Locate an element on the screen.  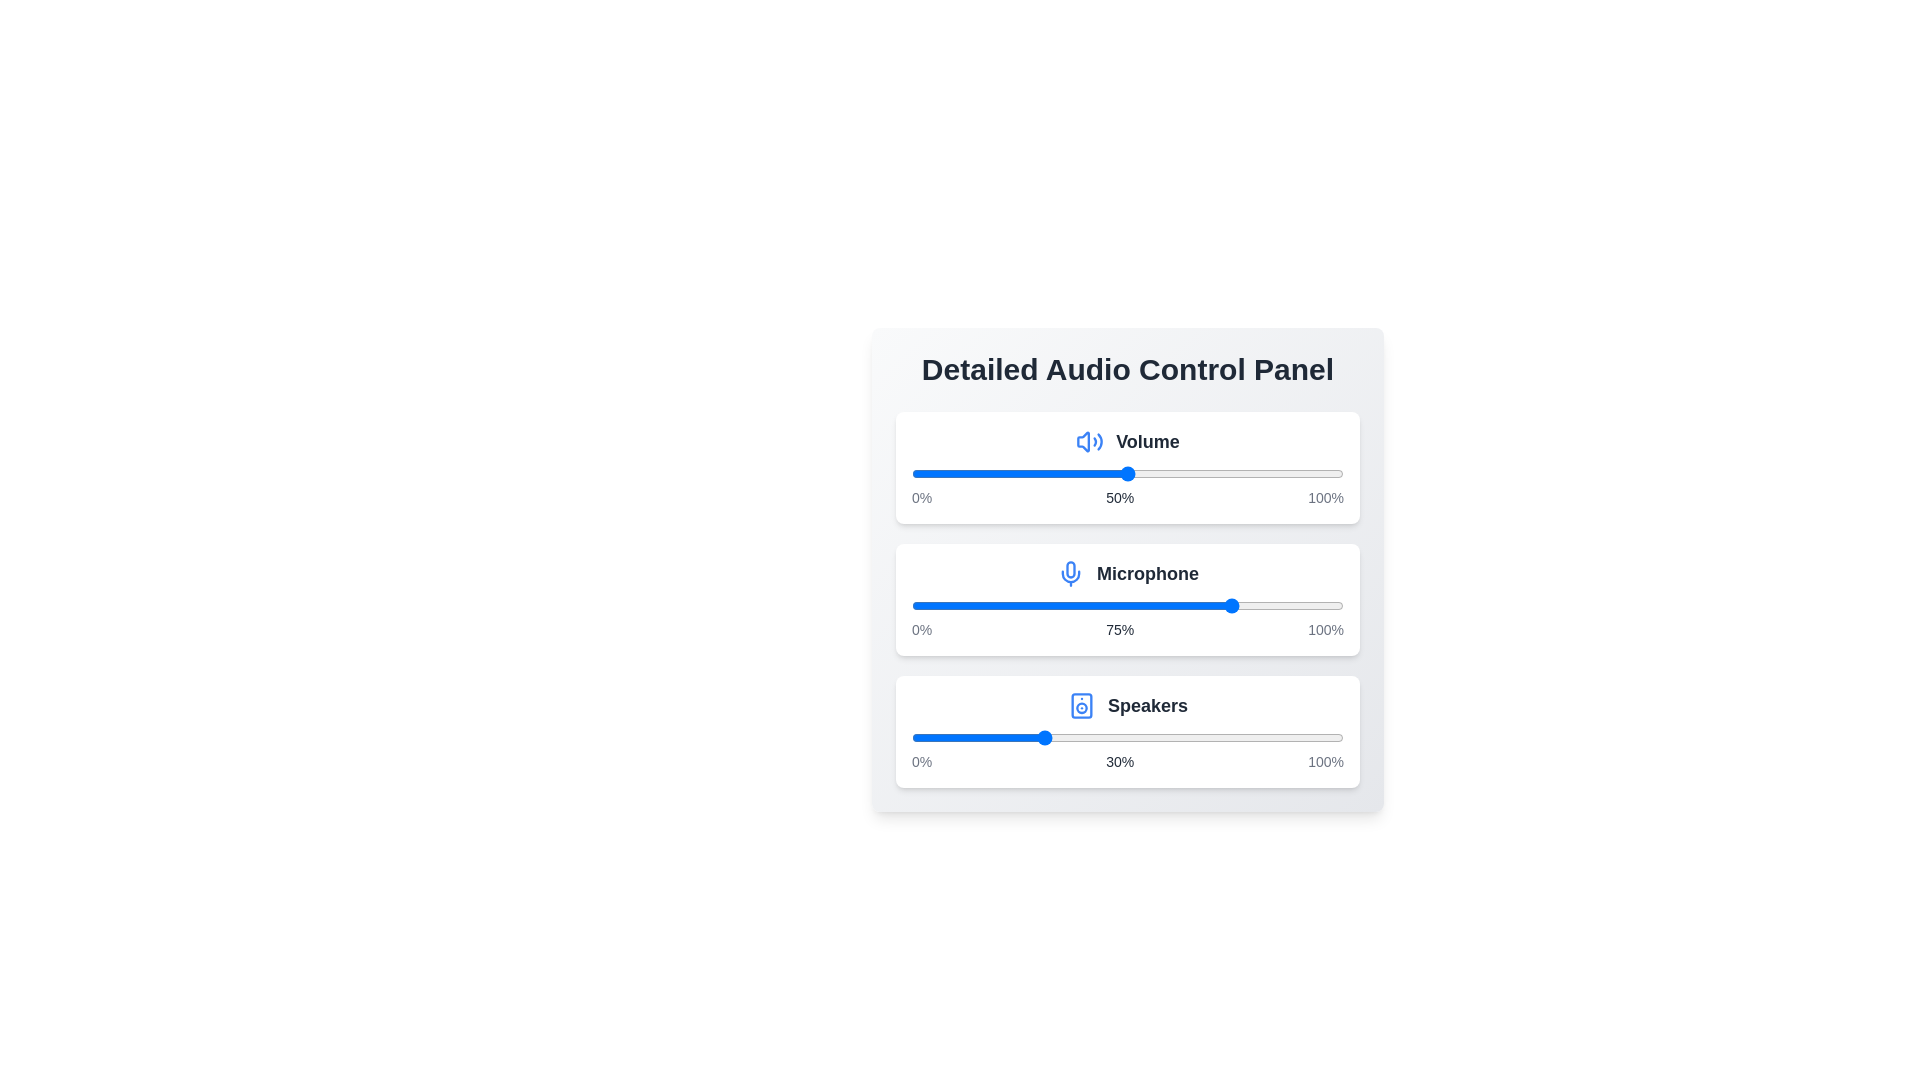
the icon for Speakers to inspect it is located at coordinates (1080, 704).